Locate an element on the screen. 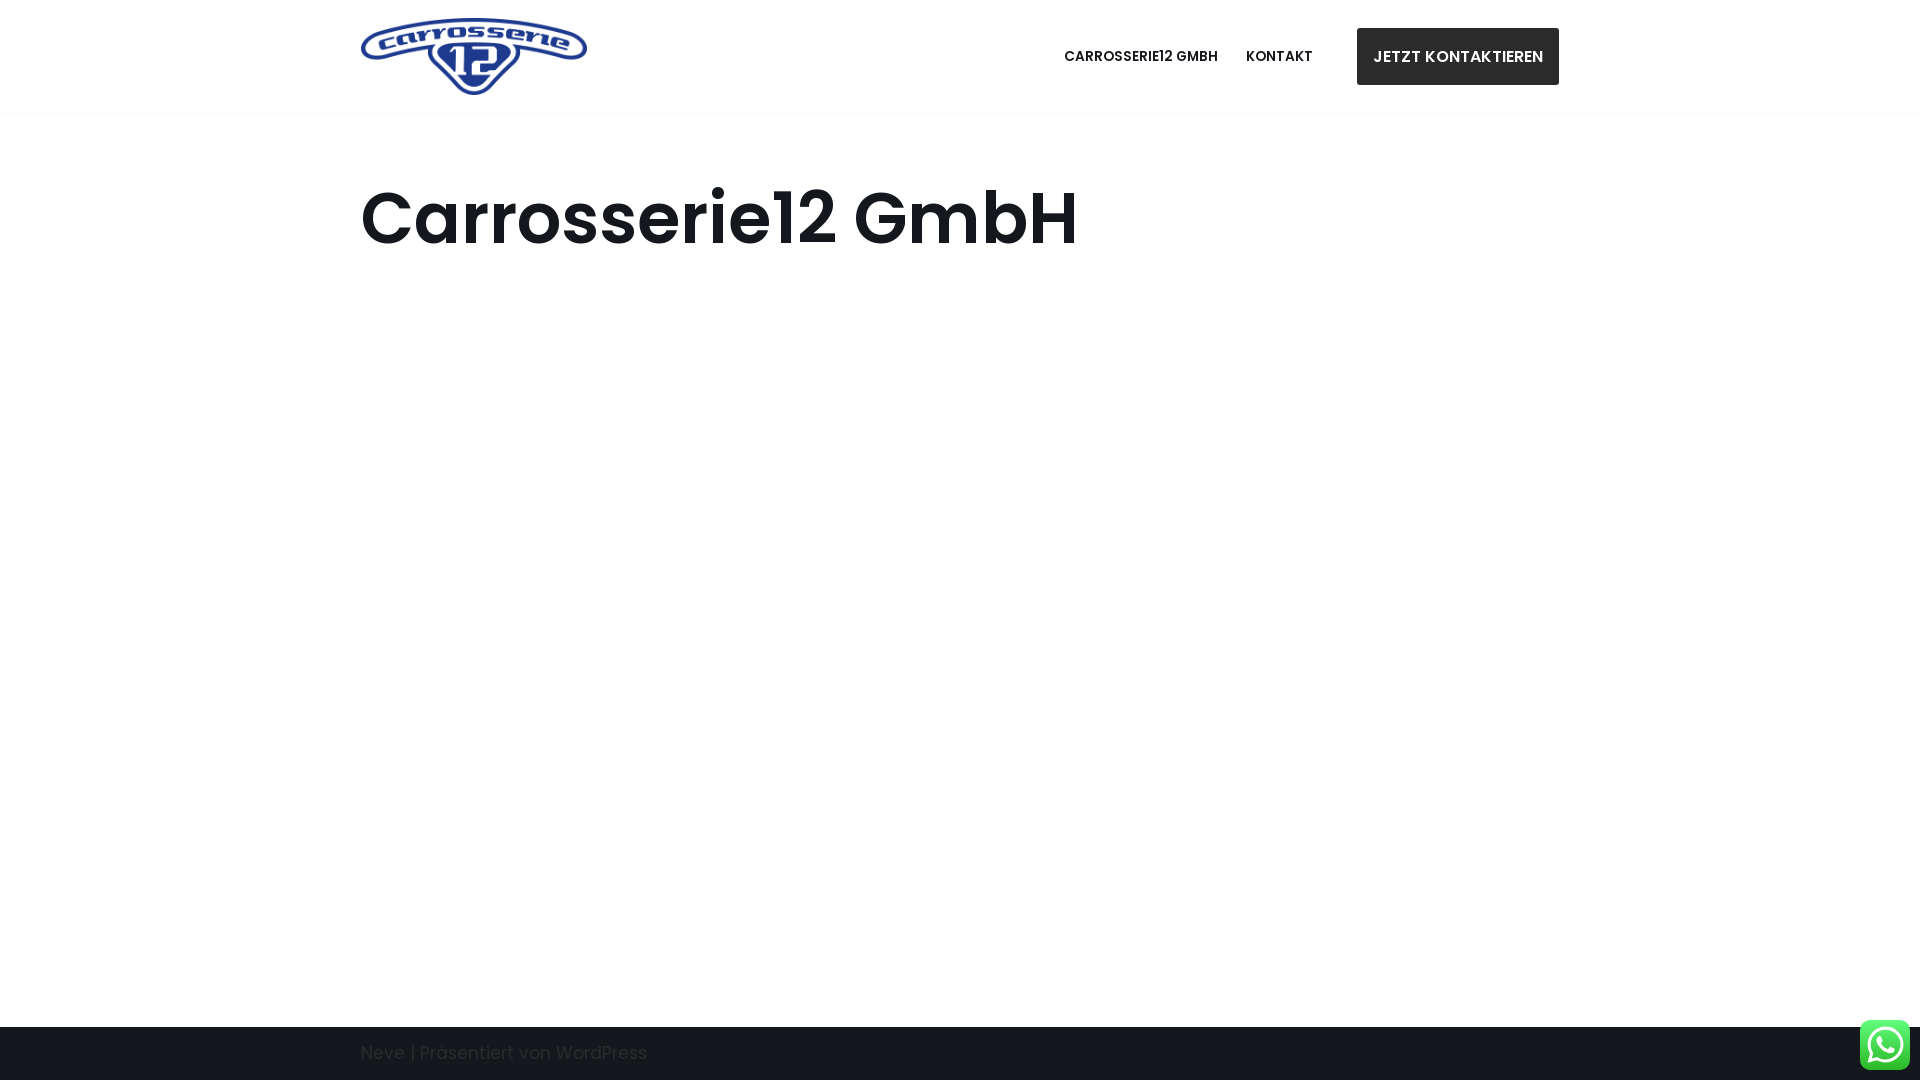 The width and height of the screenshot is (1920, 1080). 'KONTAKT' is located at coordinates (1278, 55).